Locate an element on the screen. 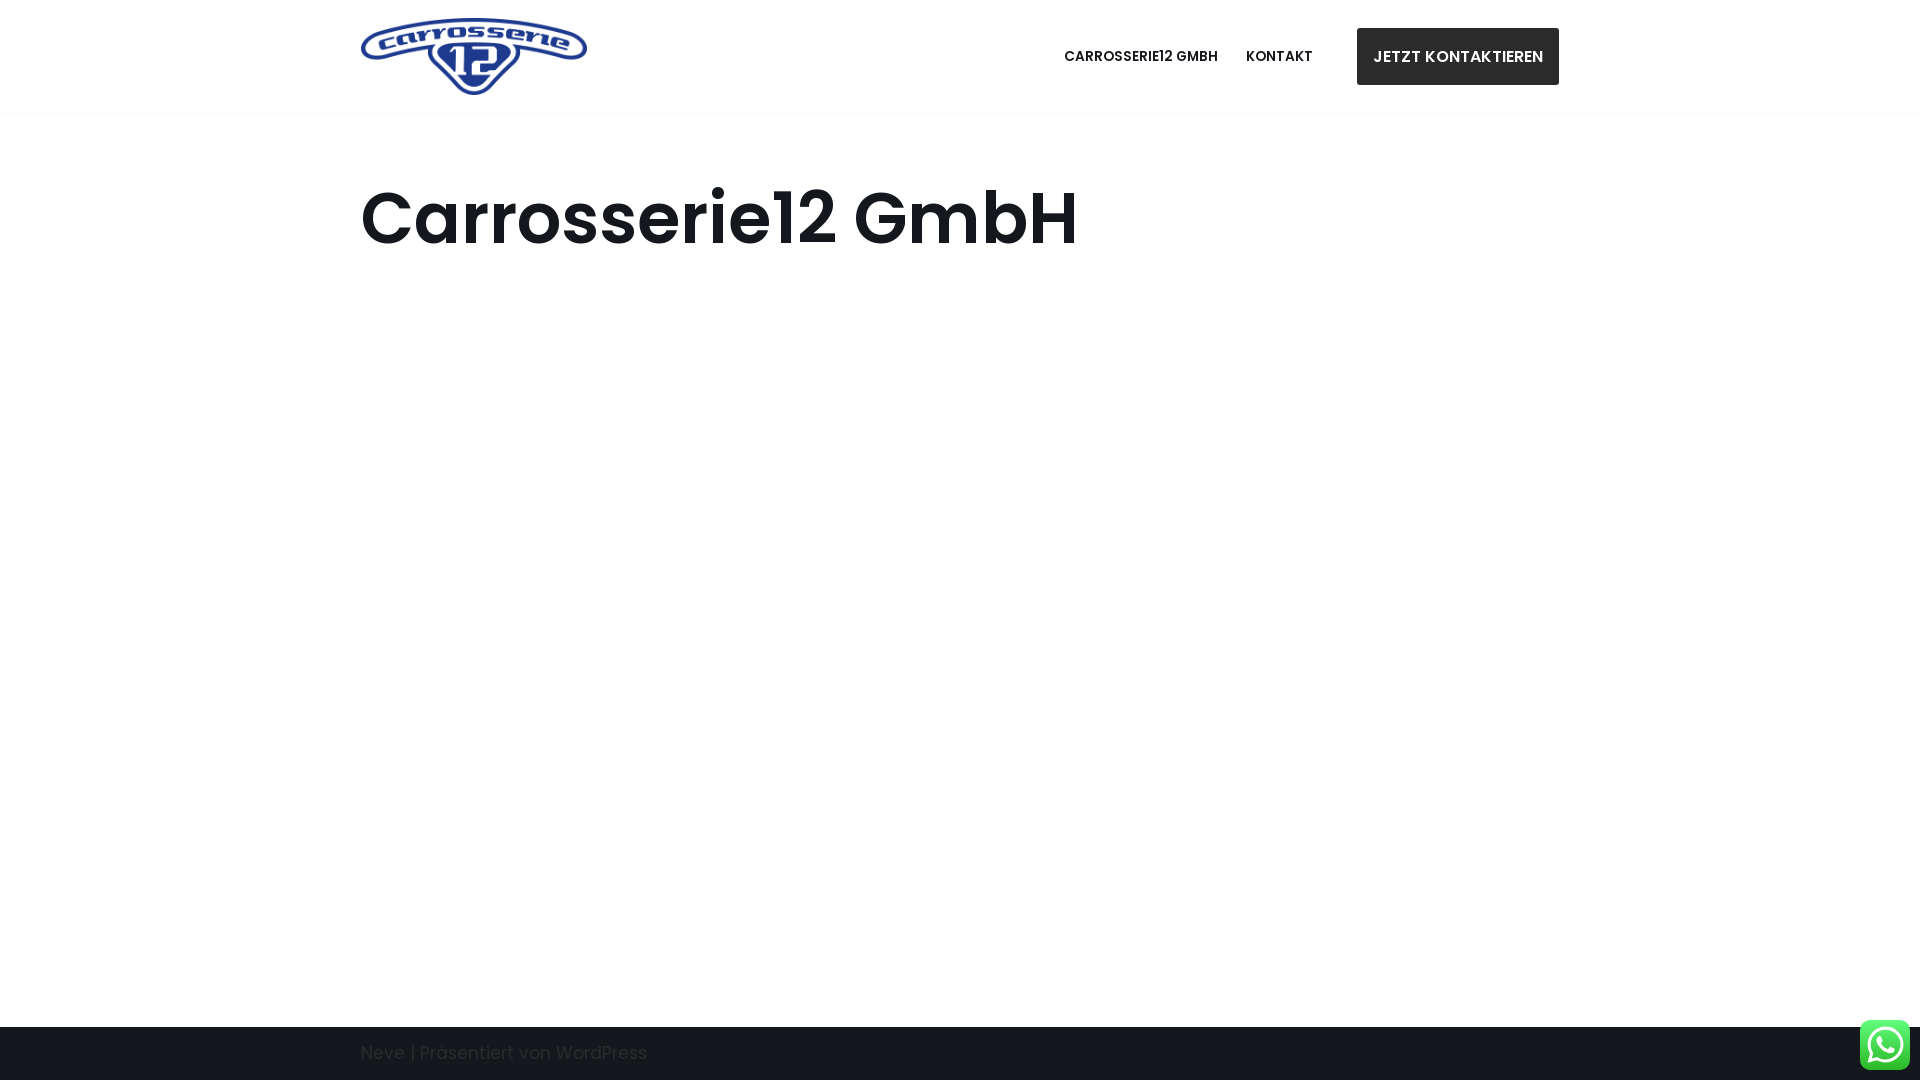 The width and height of the screenshot is (1920, 1080). 'KONTAKT' is located at coordinates (1278, 55).